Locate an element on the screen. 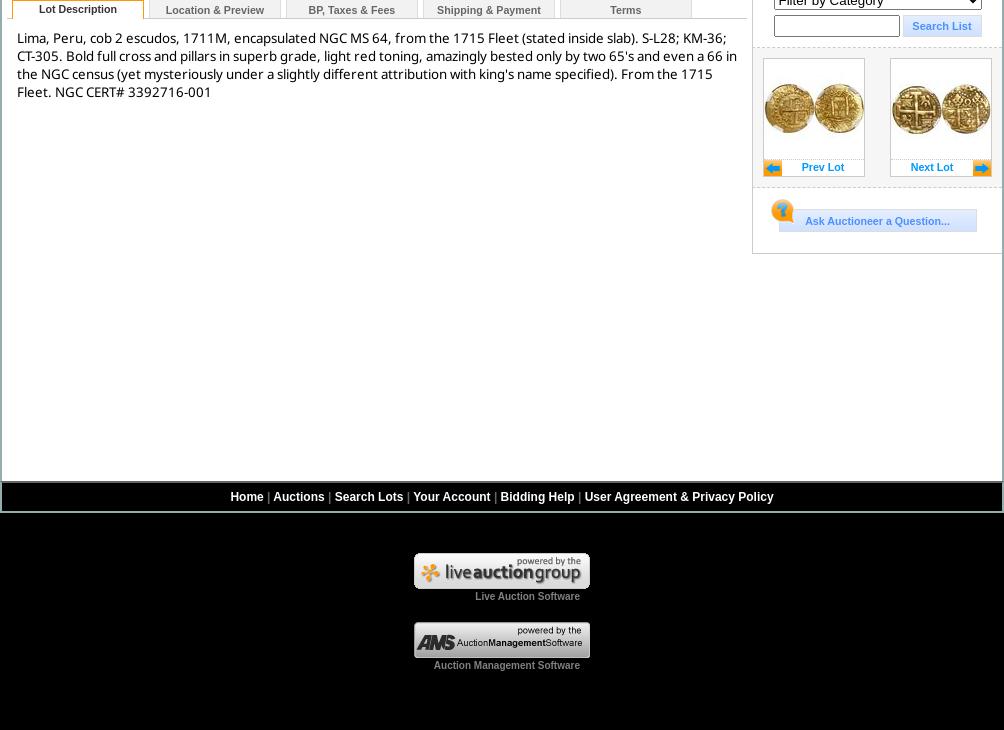 The image size is (1004, 730). 'Lima, Peru, cob 2 escudos, 1711M, encapsulated NGC MS 64, from the 1715 Fleet (stated inside slab). S-L28; KM-36; CT-305.  Bold full cross and pillars in superb grade, light red toning, amazingly bested only by two 65's and even a 66 in the NGC census (yet mysteriously under a slightly different attribution with king's name specified). From the 1715 Fleet. NGC CERT# 3392716-001' is located at coordinates (376, 63).